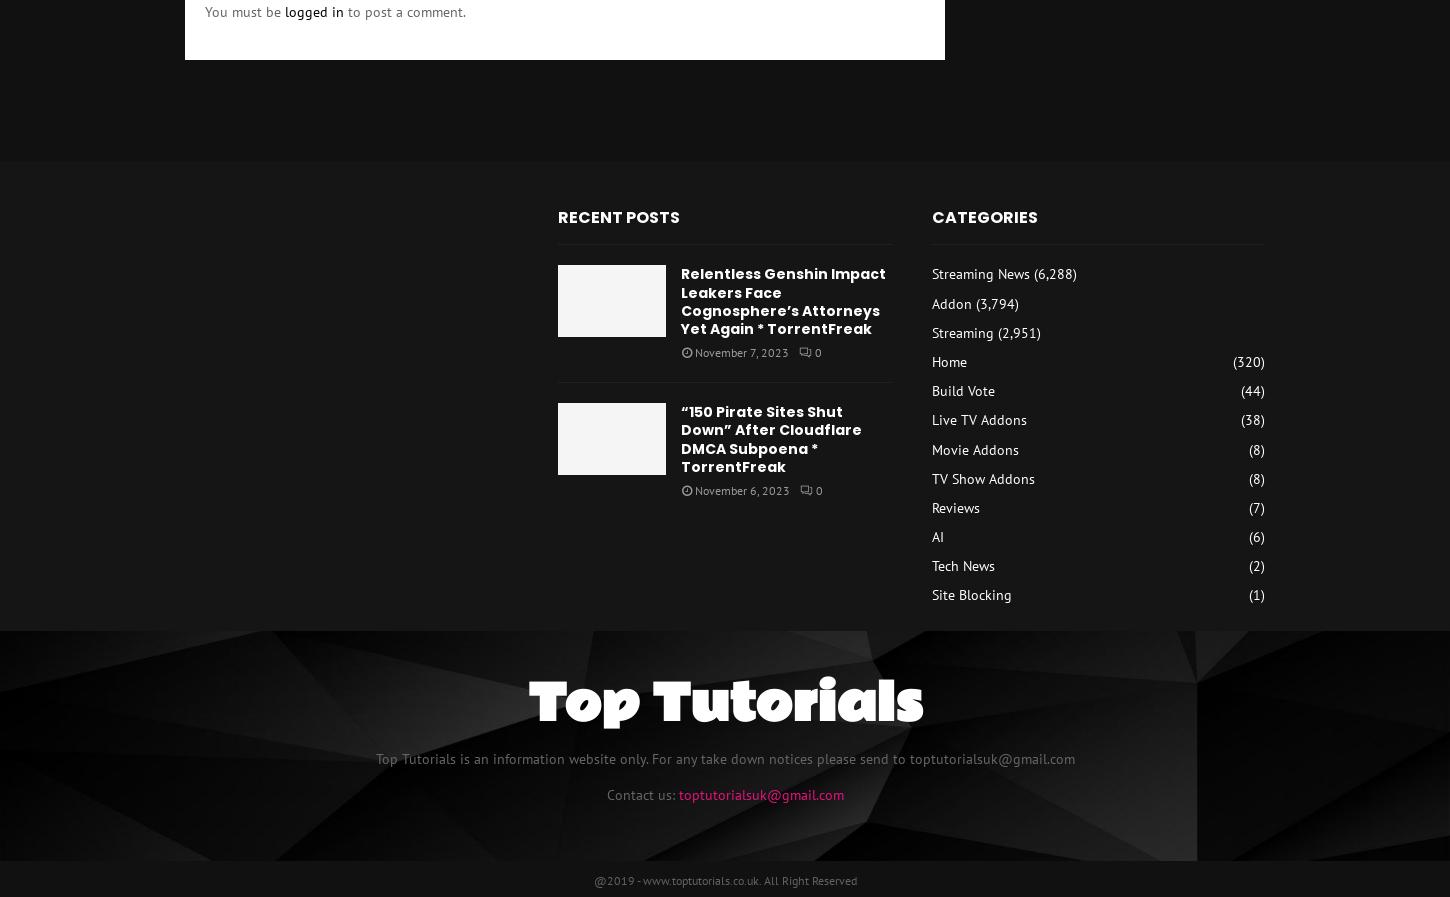 The height and width of the screenshot is (897, 1450). I want to click on '(6)', so click(1255, 537).